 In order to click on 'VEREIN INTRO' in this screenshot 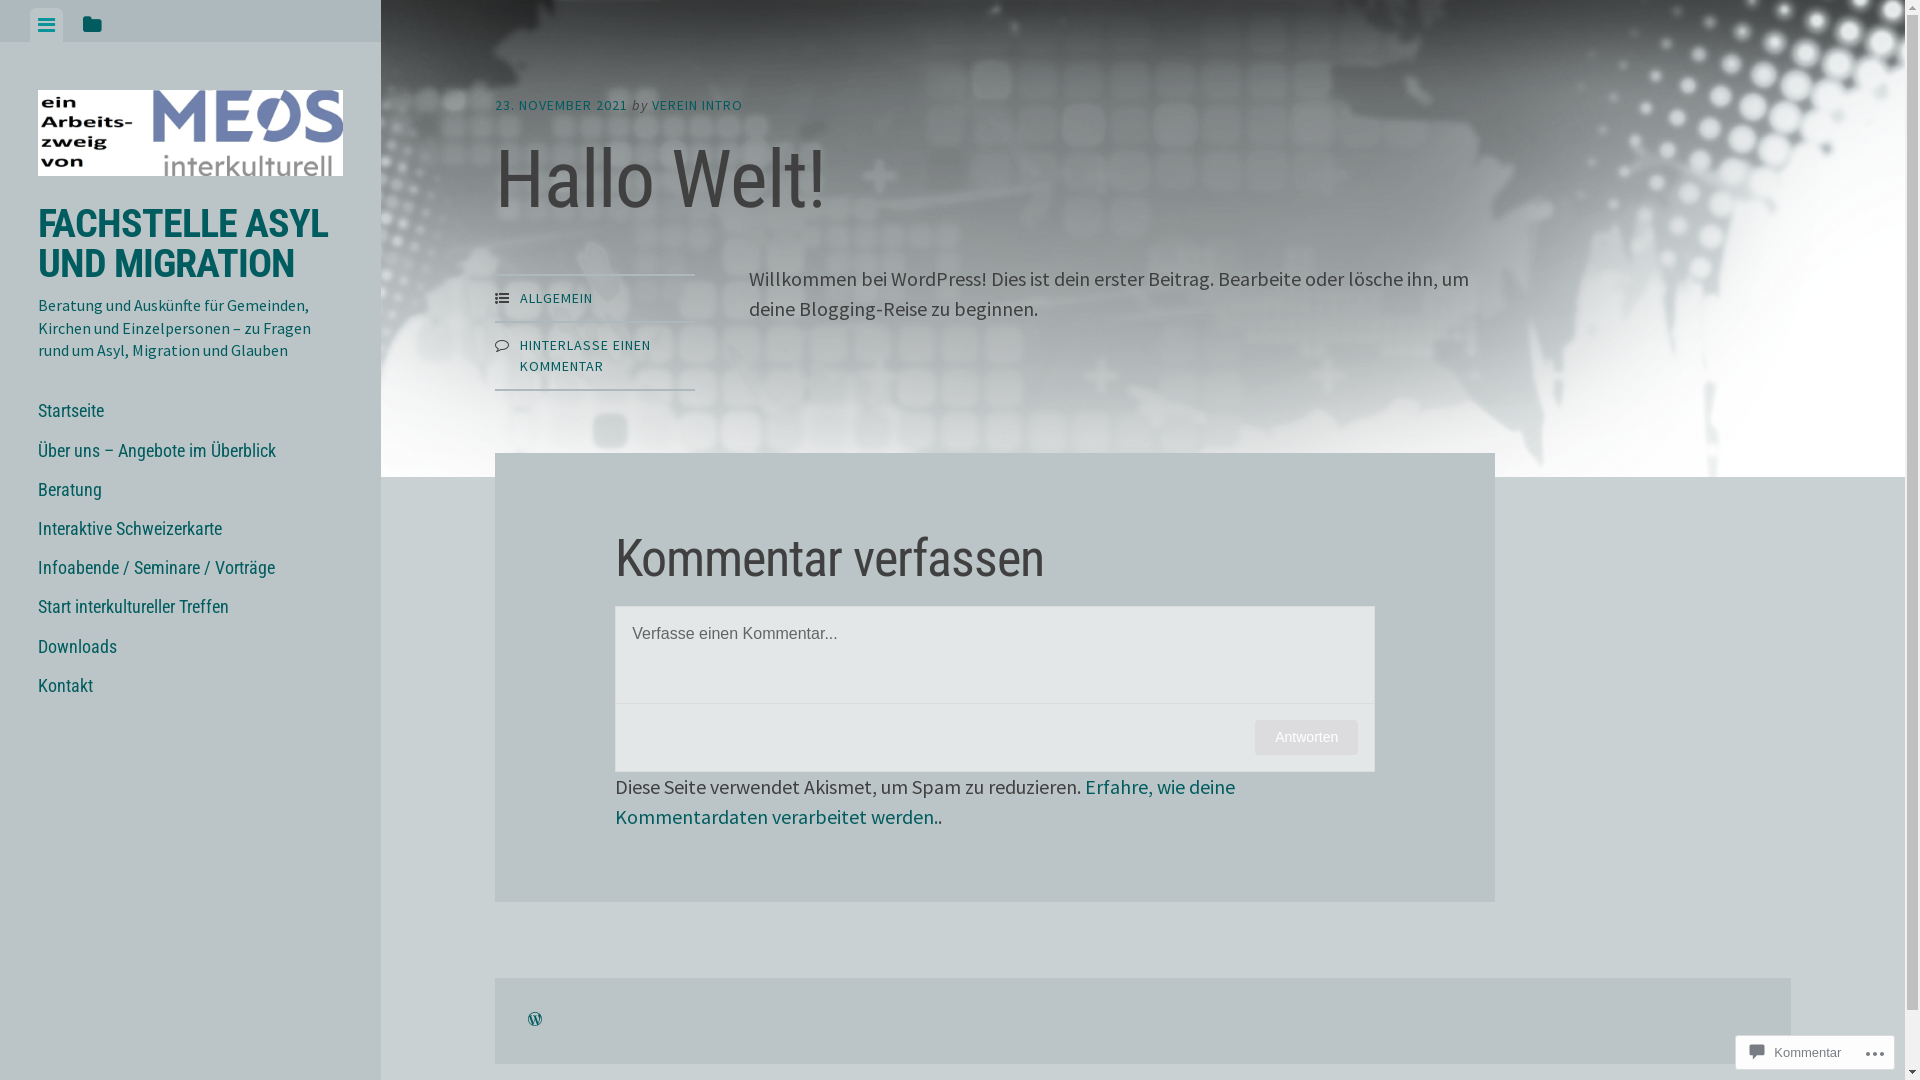, I will do `click(697, 104)`.